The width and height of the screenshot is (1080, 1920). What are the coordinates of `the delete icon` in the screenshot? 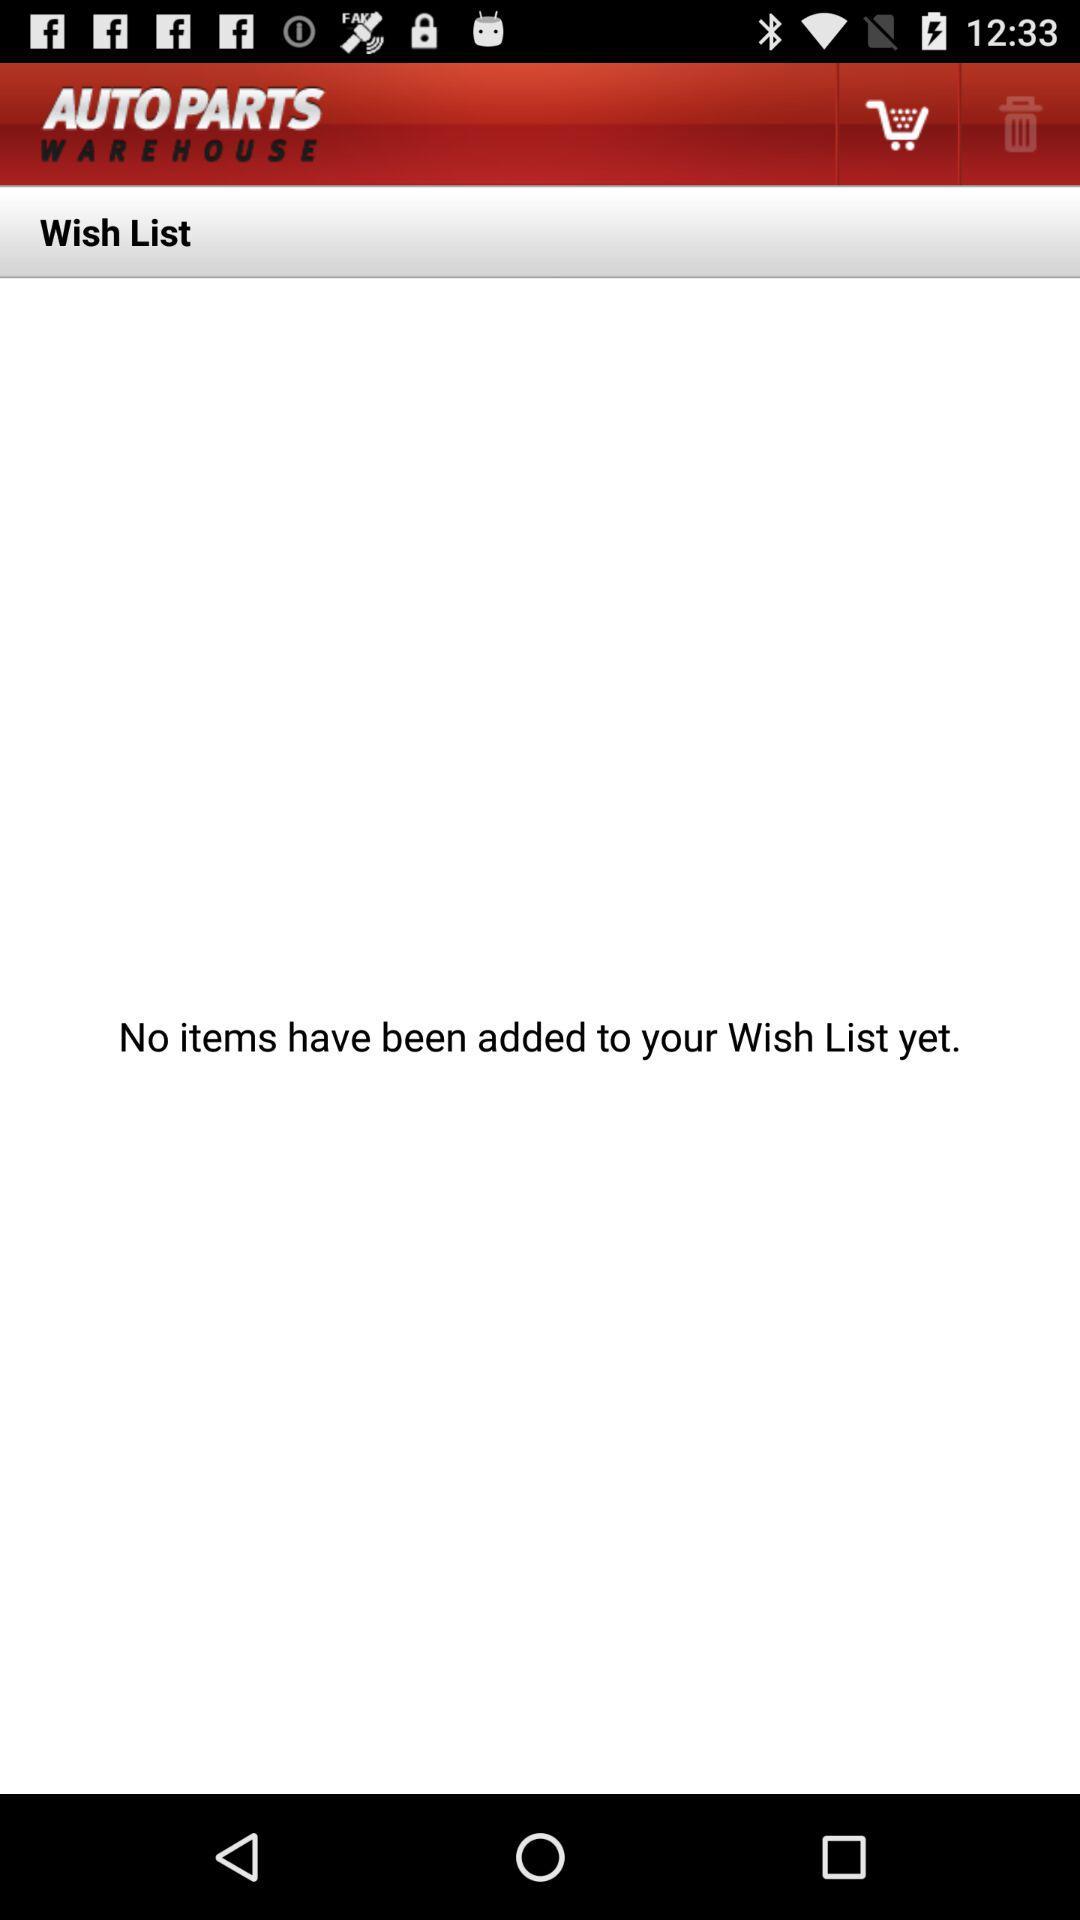 It's located at (1018, 131).